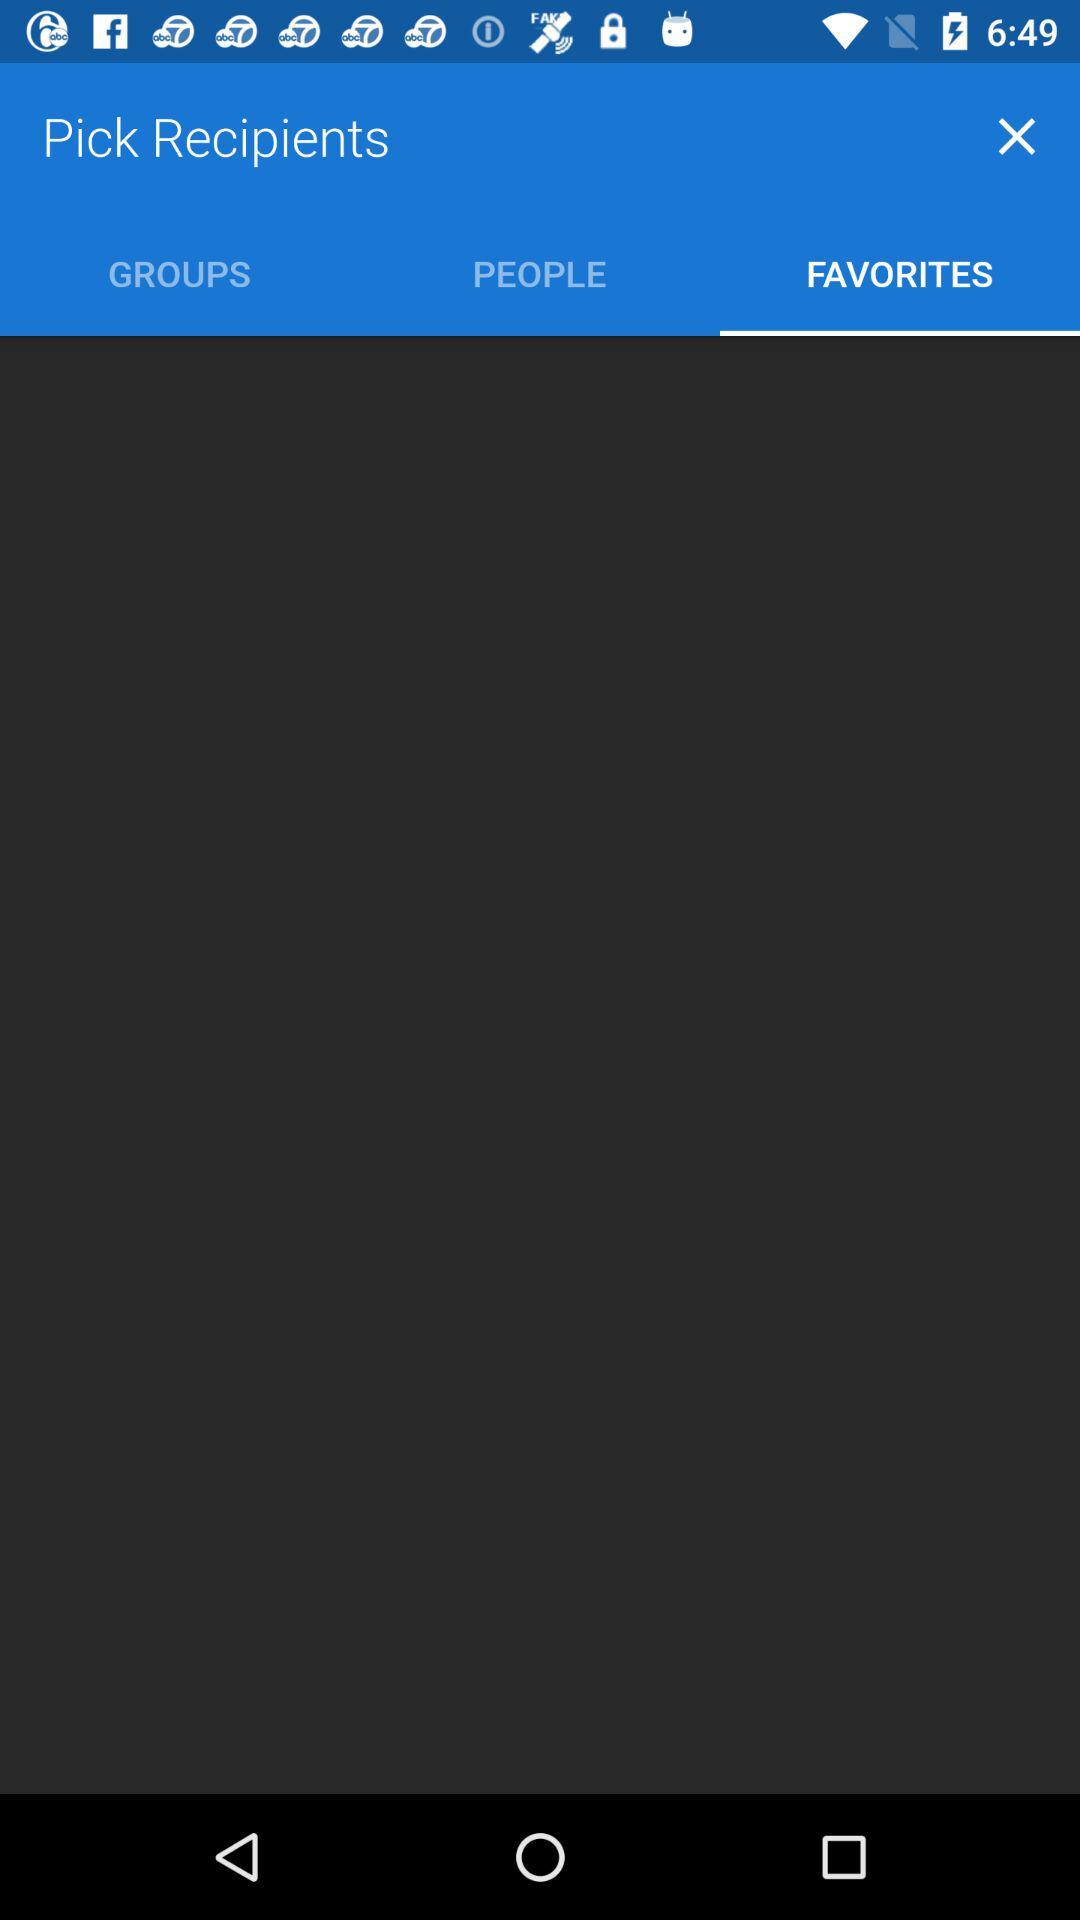 This screenshot has width=1080, height=1920. I want to click on item below pick recipients, so click(178, 272).